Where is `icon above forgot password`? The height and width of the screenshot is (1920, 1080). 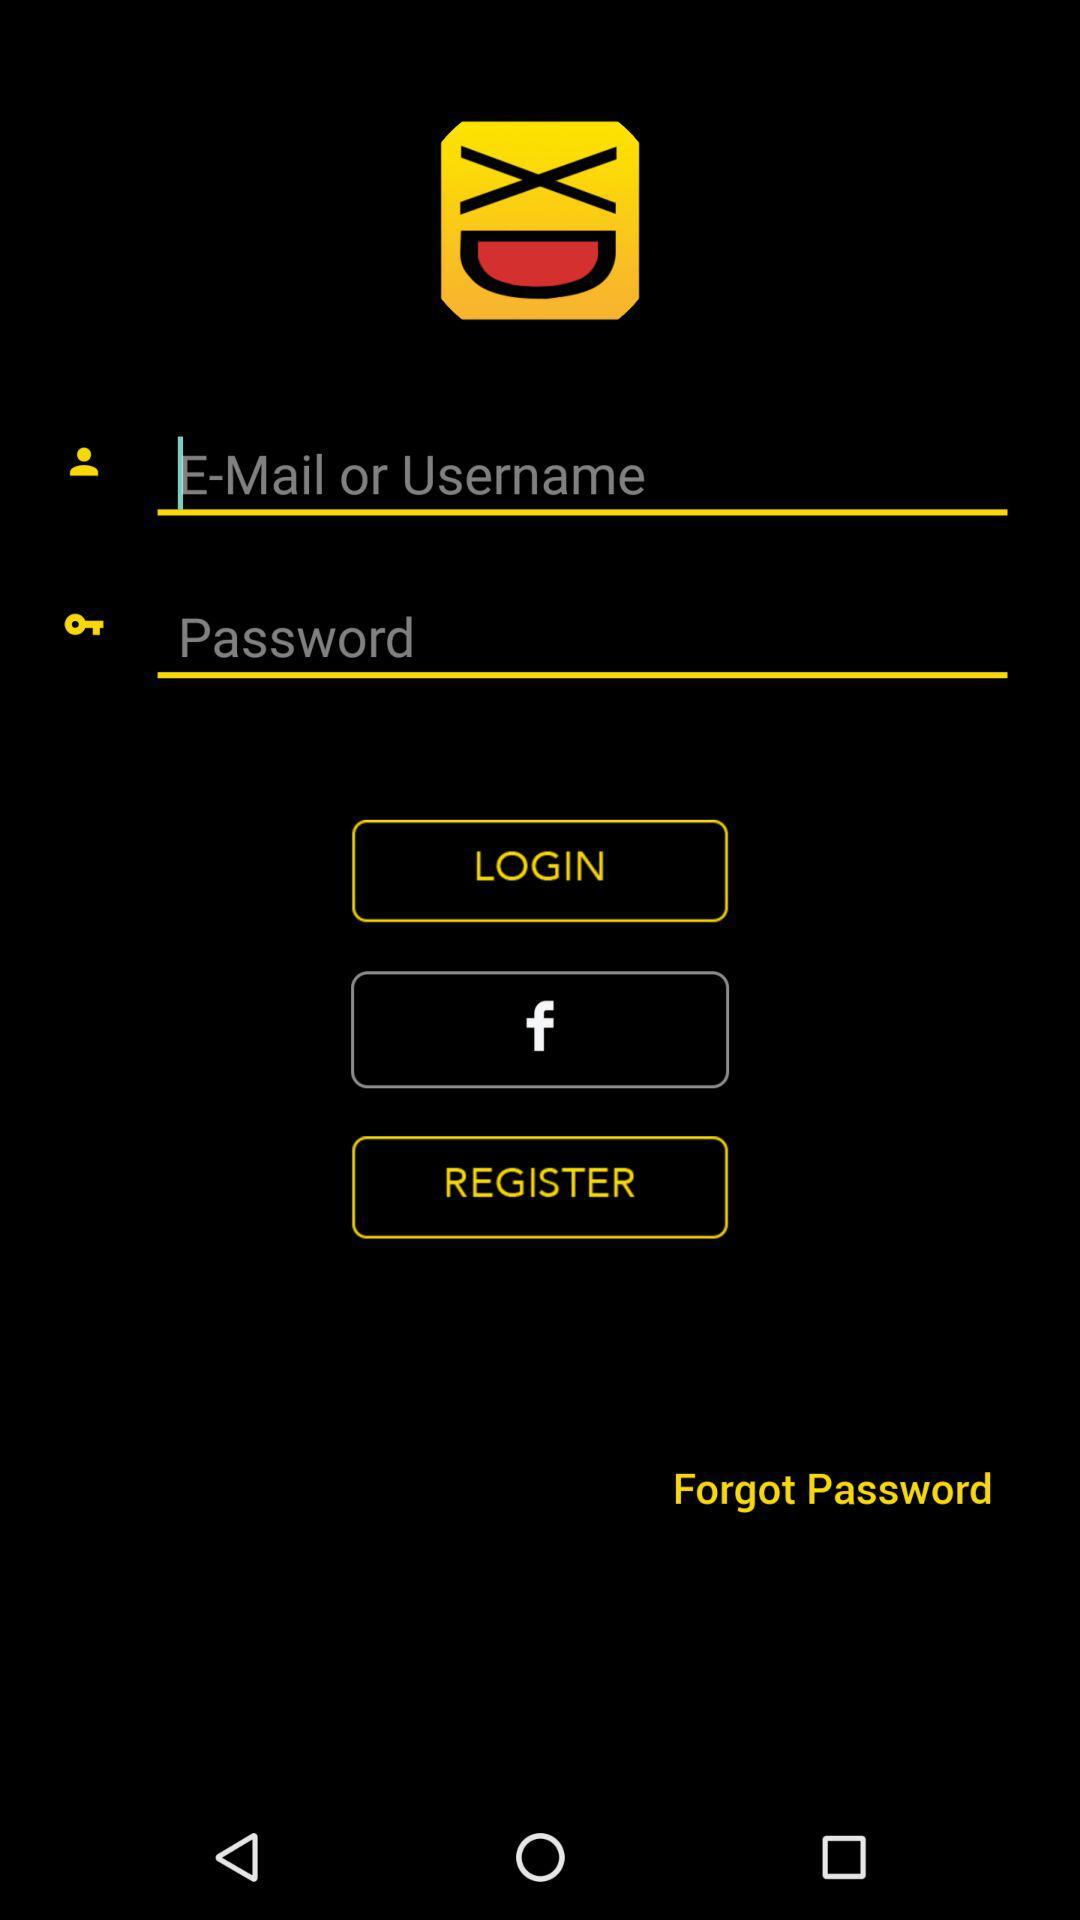 icon above forgot password is located at coordinates (540, 1187).